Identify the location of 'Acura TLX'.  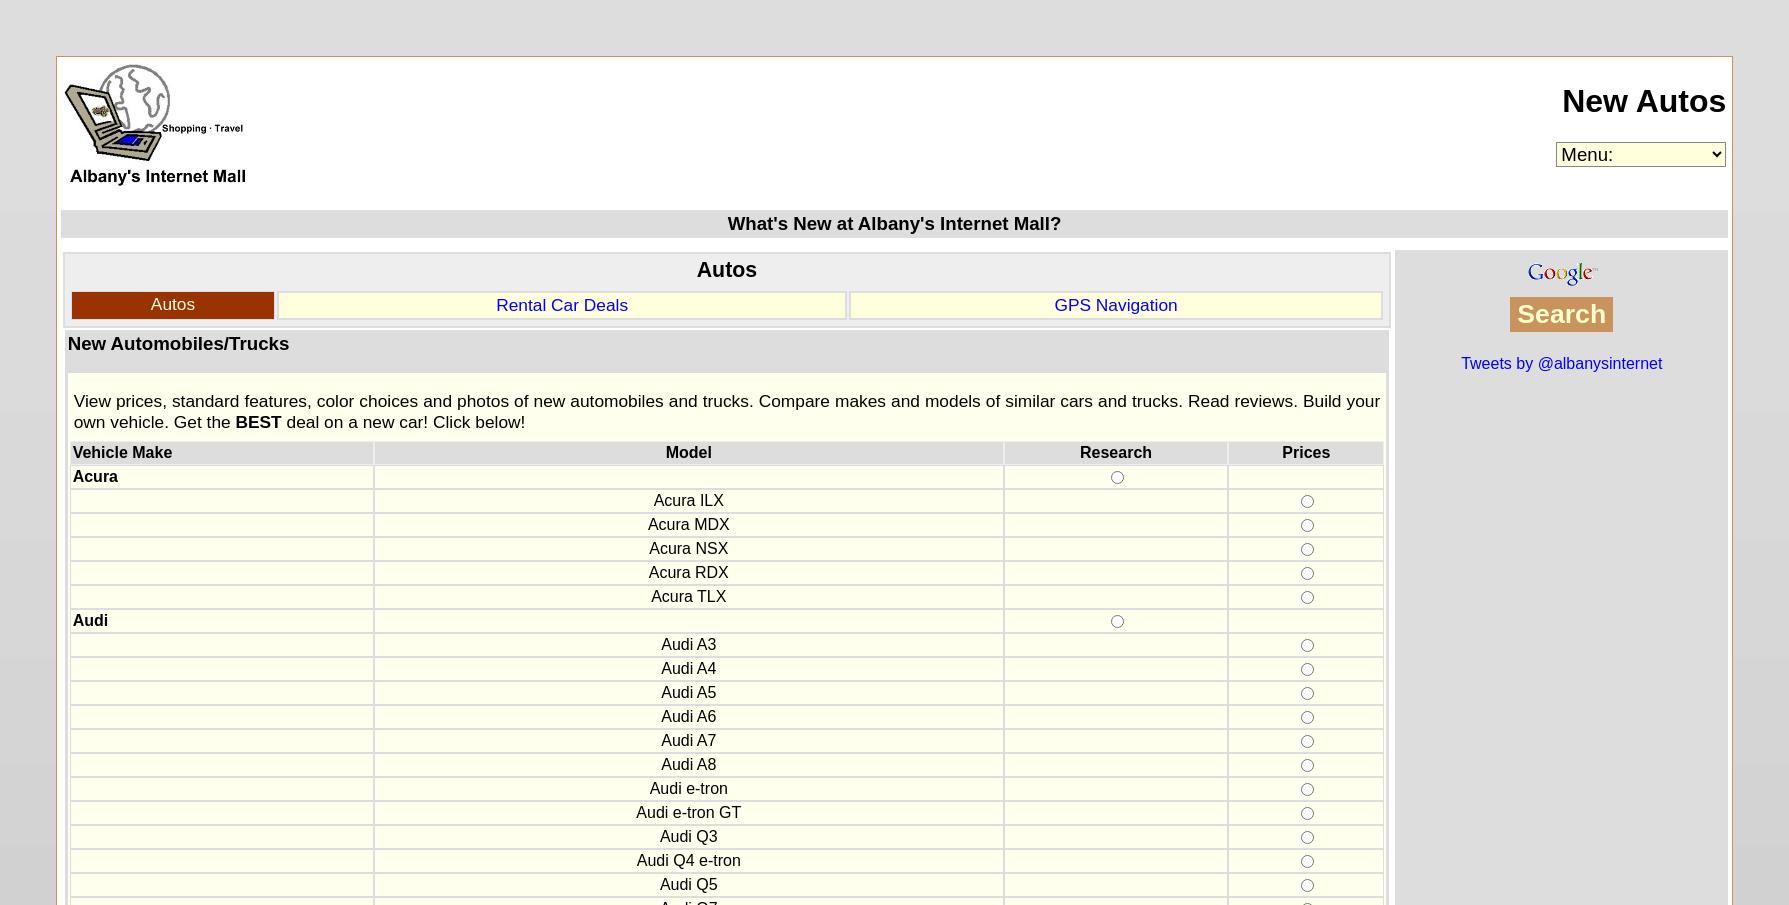
(651, 596).